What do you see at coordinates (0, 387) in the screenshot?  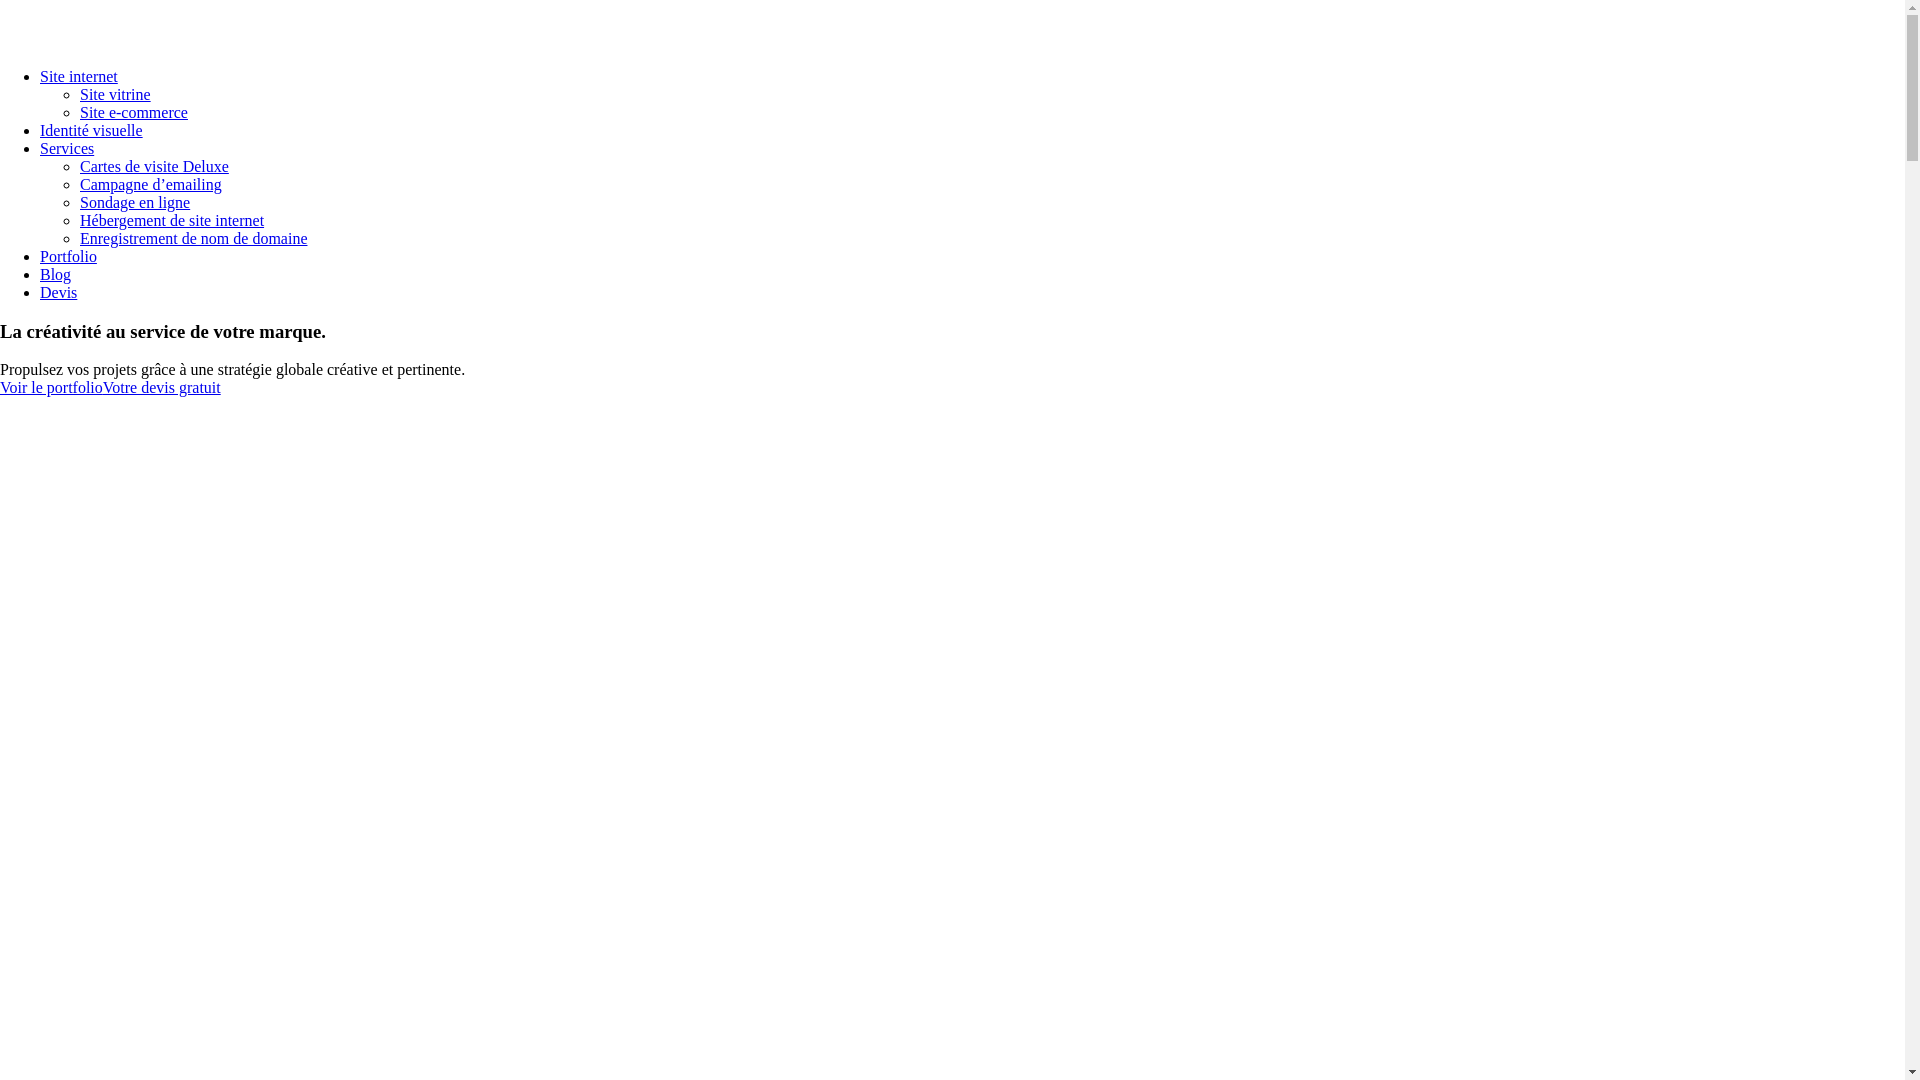 I see `'Voir le portfolio'` at bounding box center [0, 387].